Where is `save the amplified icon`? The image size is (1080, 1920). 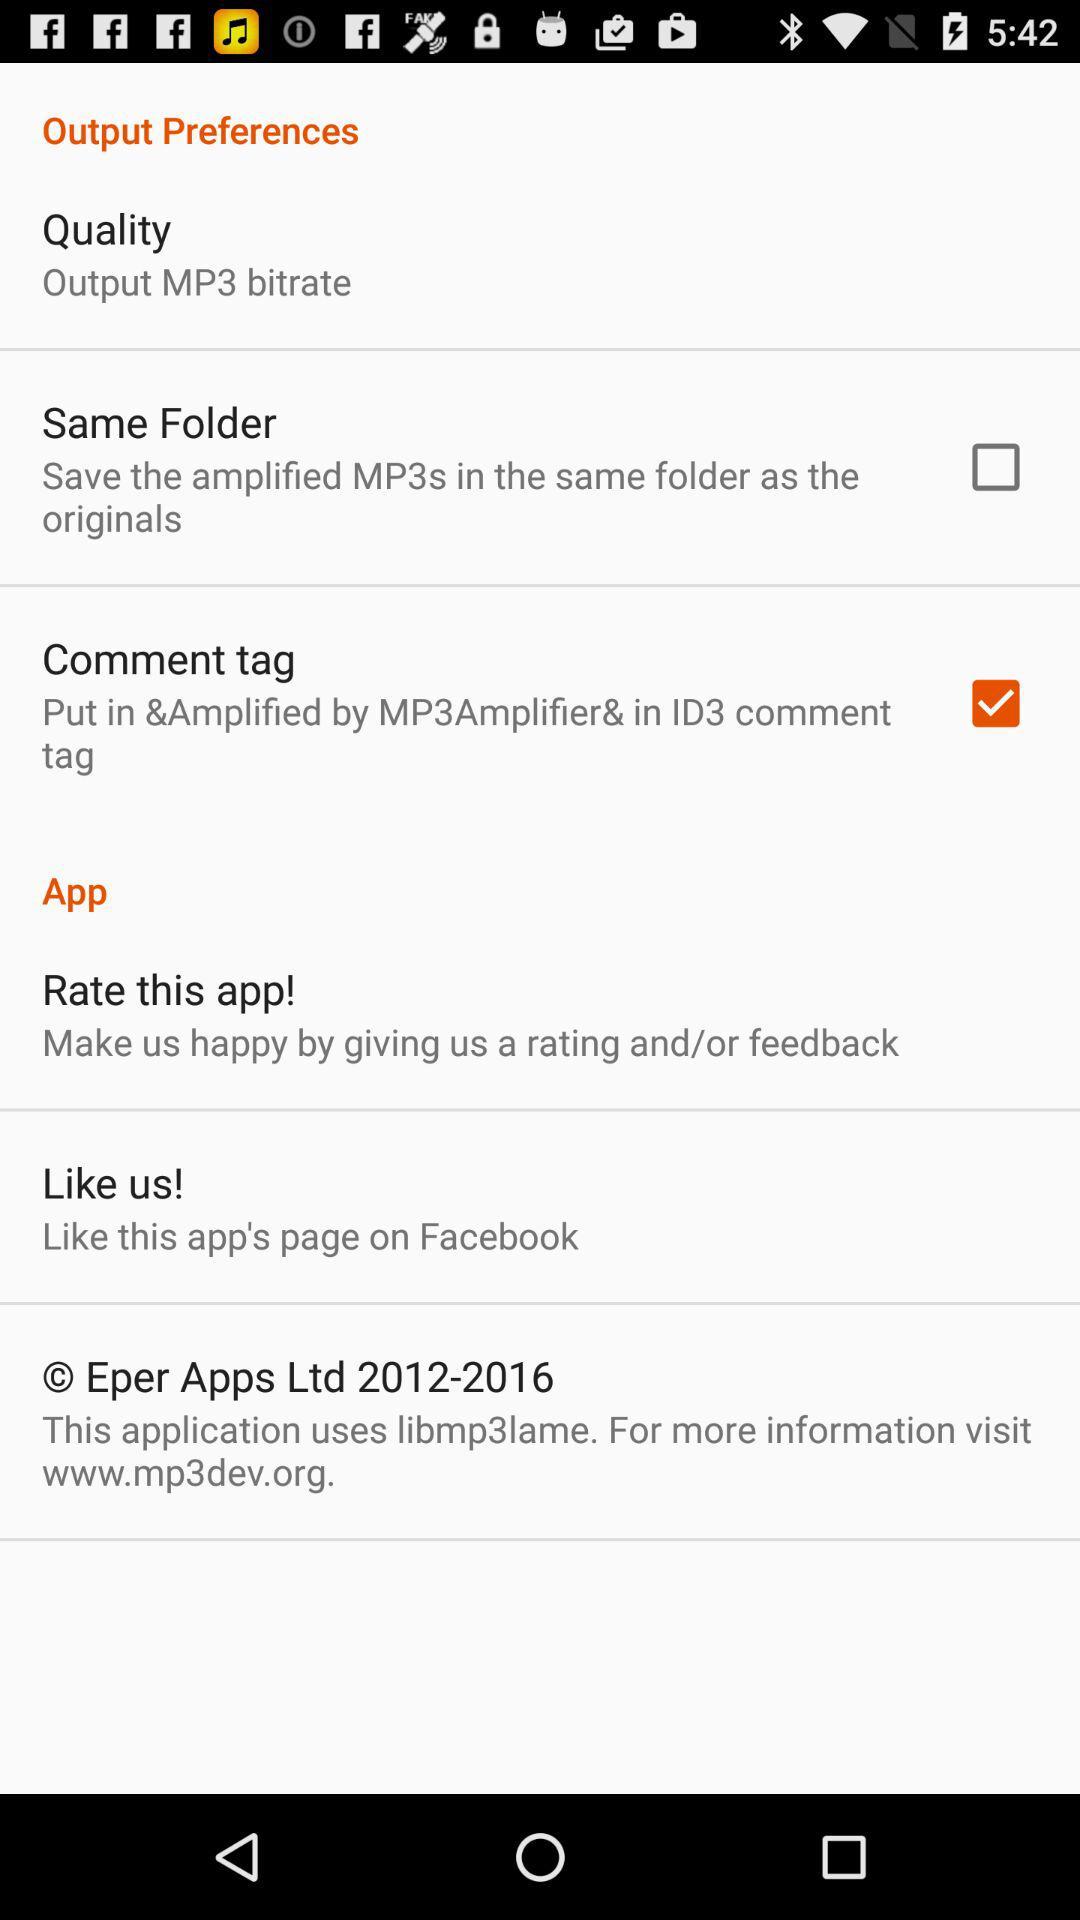
save the amplified icon is located at coordinates (477, 496).